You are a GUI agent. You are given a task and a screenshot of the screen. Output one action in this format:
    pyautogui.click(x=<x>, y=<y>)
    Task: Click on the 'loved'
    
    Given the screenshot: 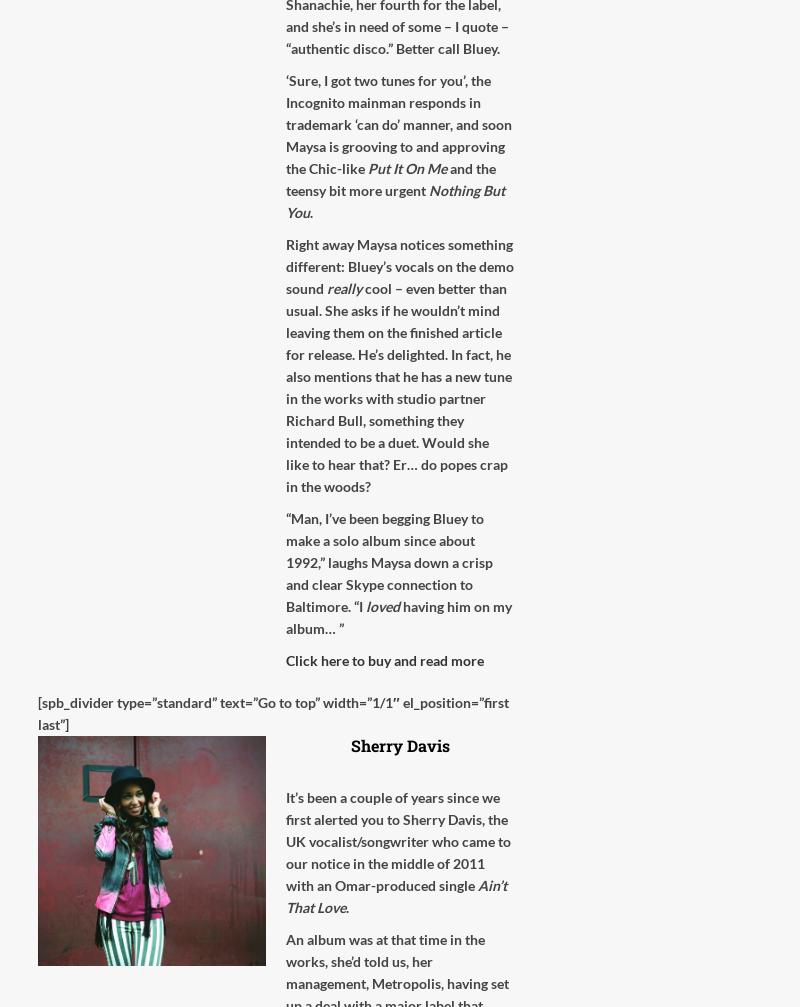 What is the action you would take?
    pyautogui.click(x=366, y=605)
    